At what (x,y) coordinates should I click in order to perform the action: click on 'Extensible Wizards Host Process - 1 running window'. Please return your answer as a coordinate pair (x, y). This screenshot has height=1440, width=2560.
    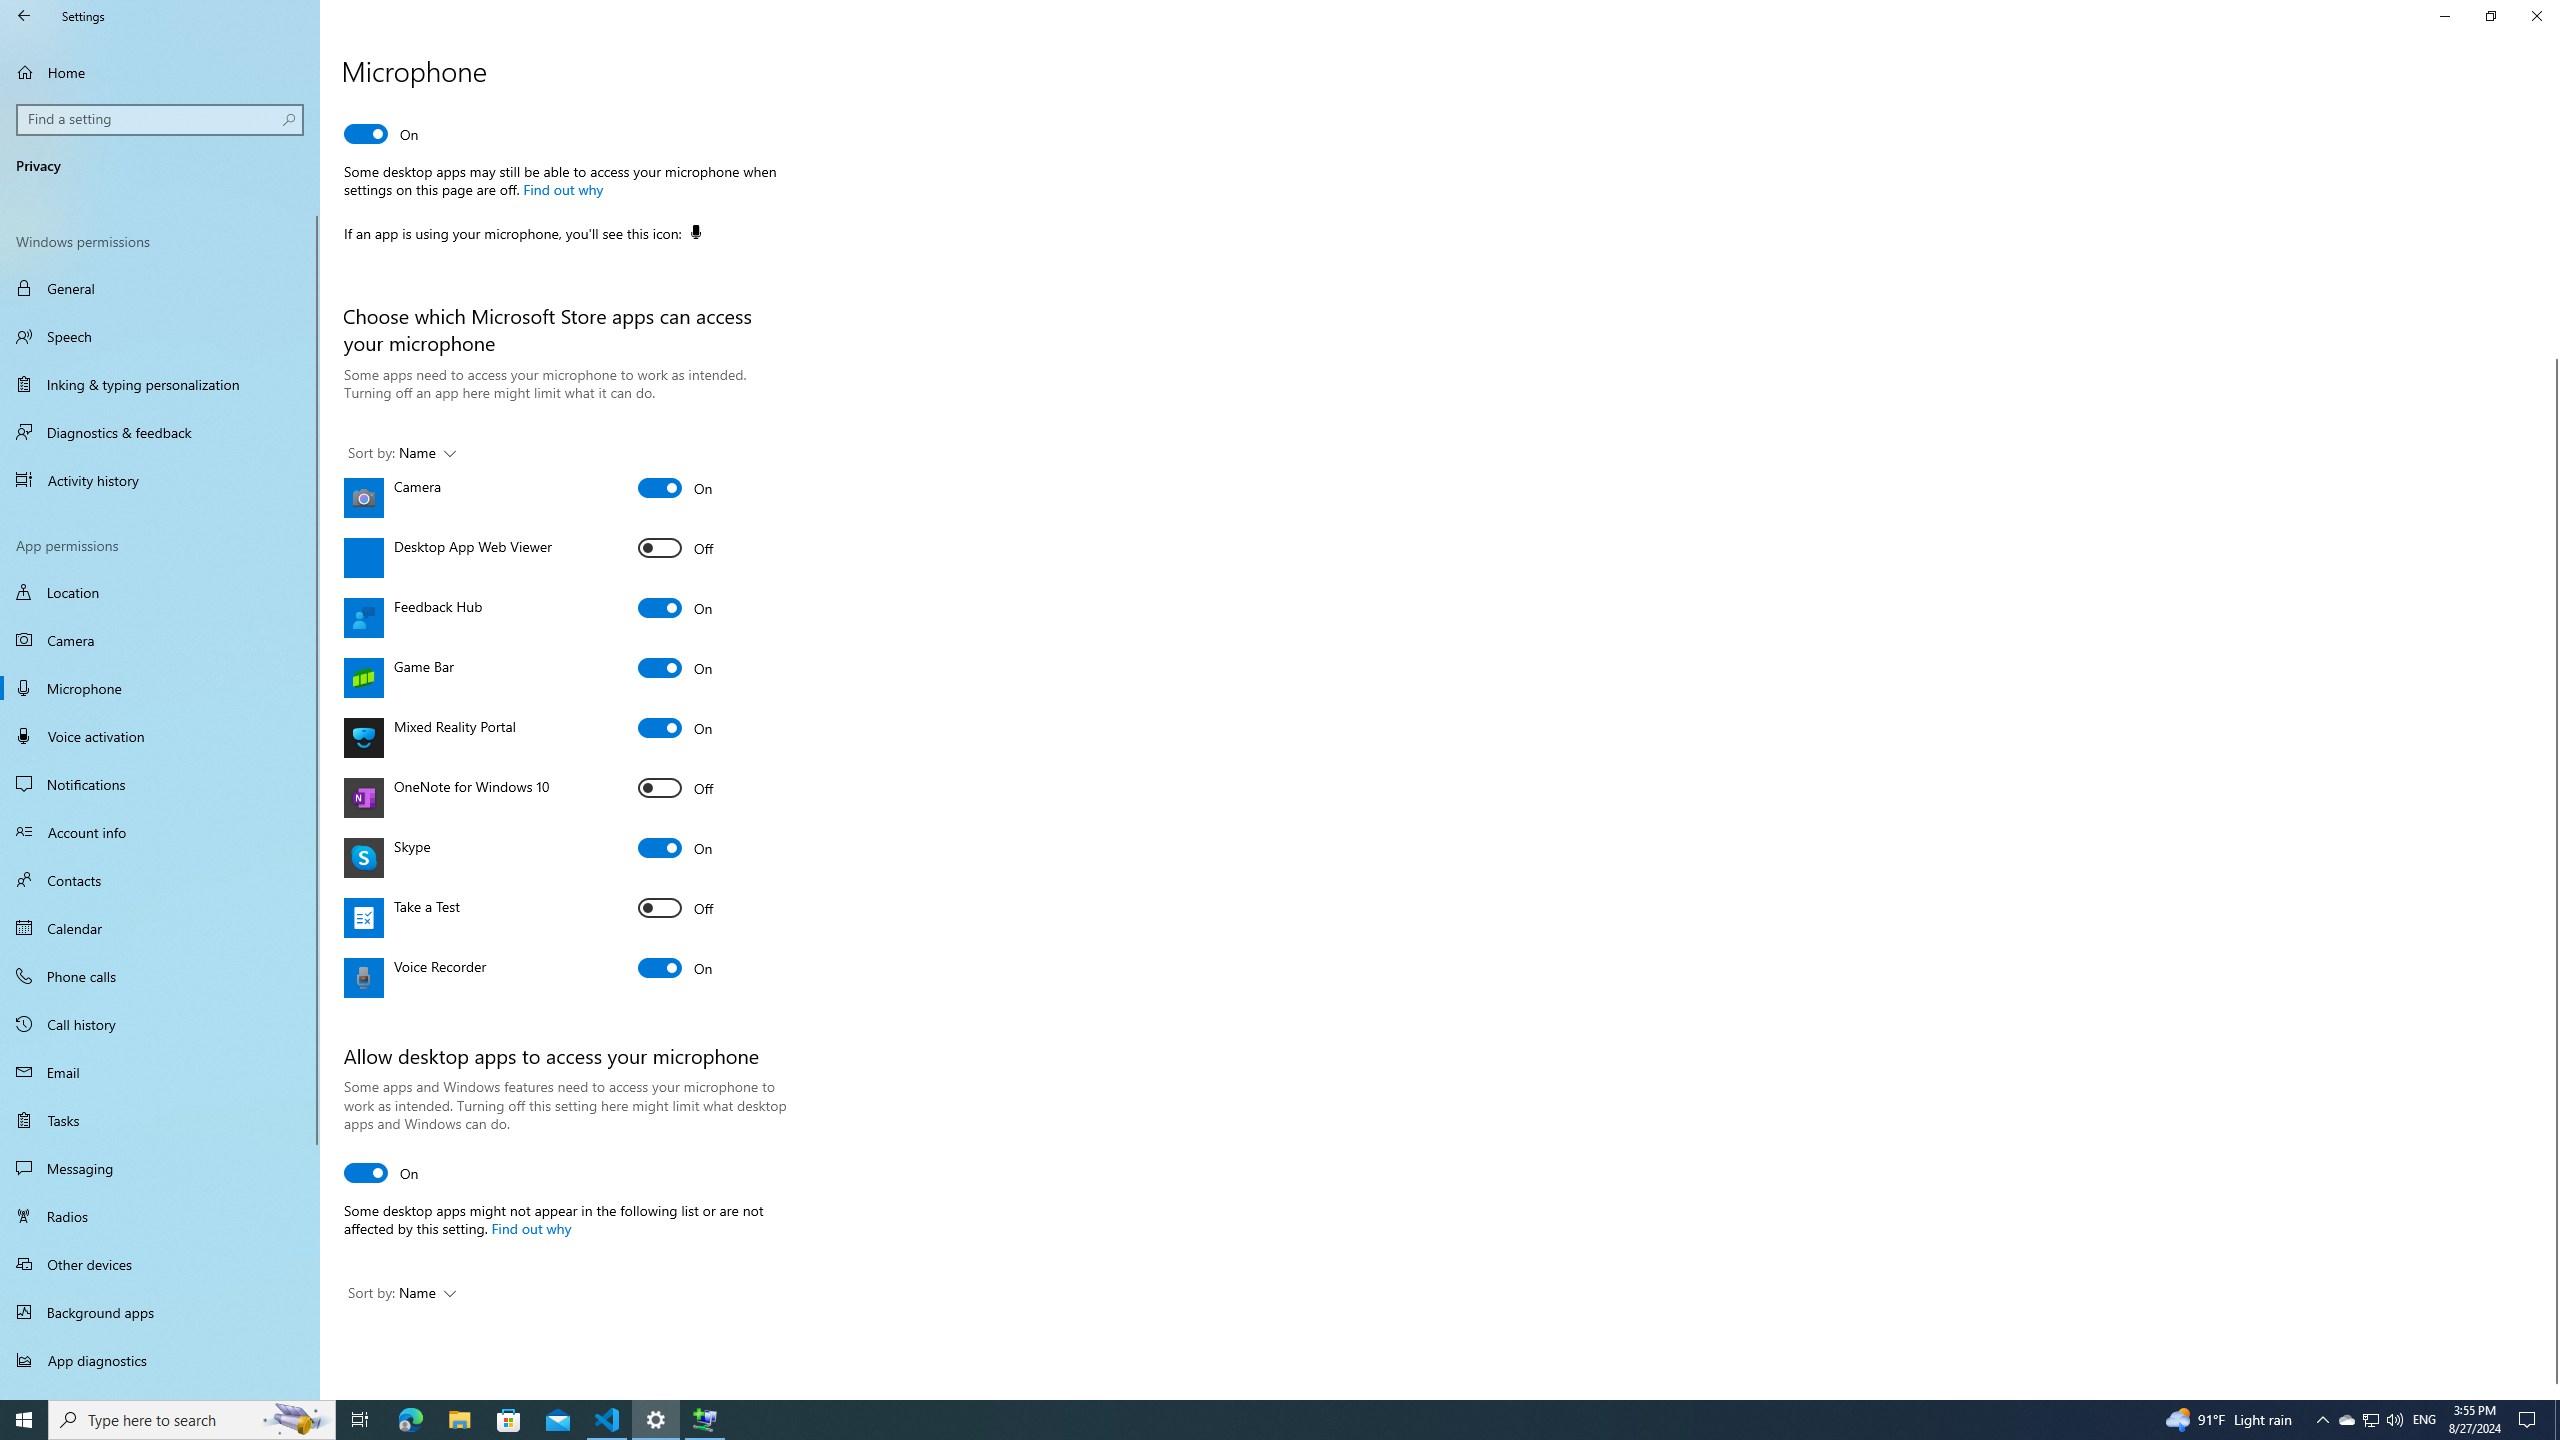
    Looking at the image, I should click on (705, 1418).